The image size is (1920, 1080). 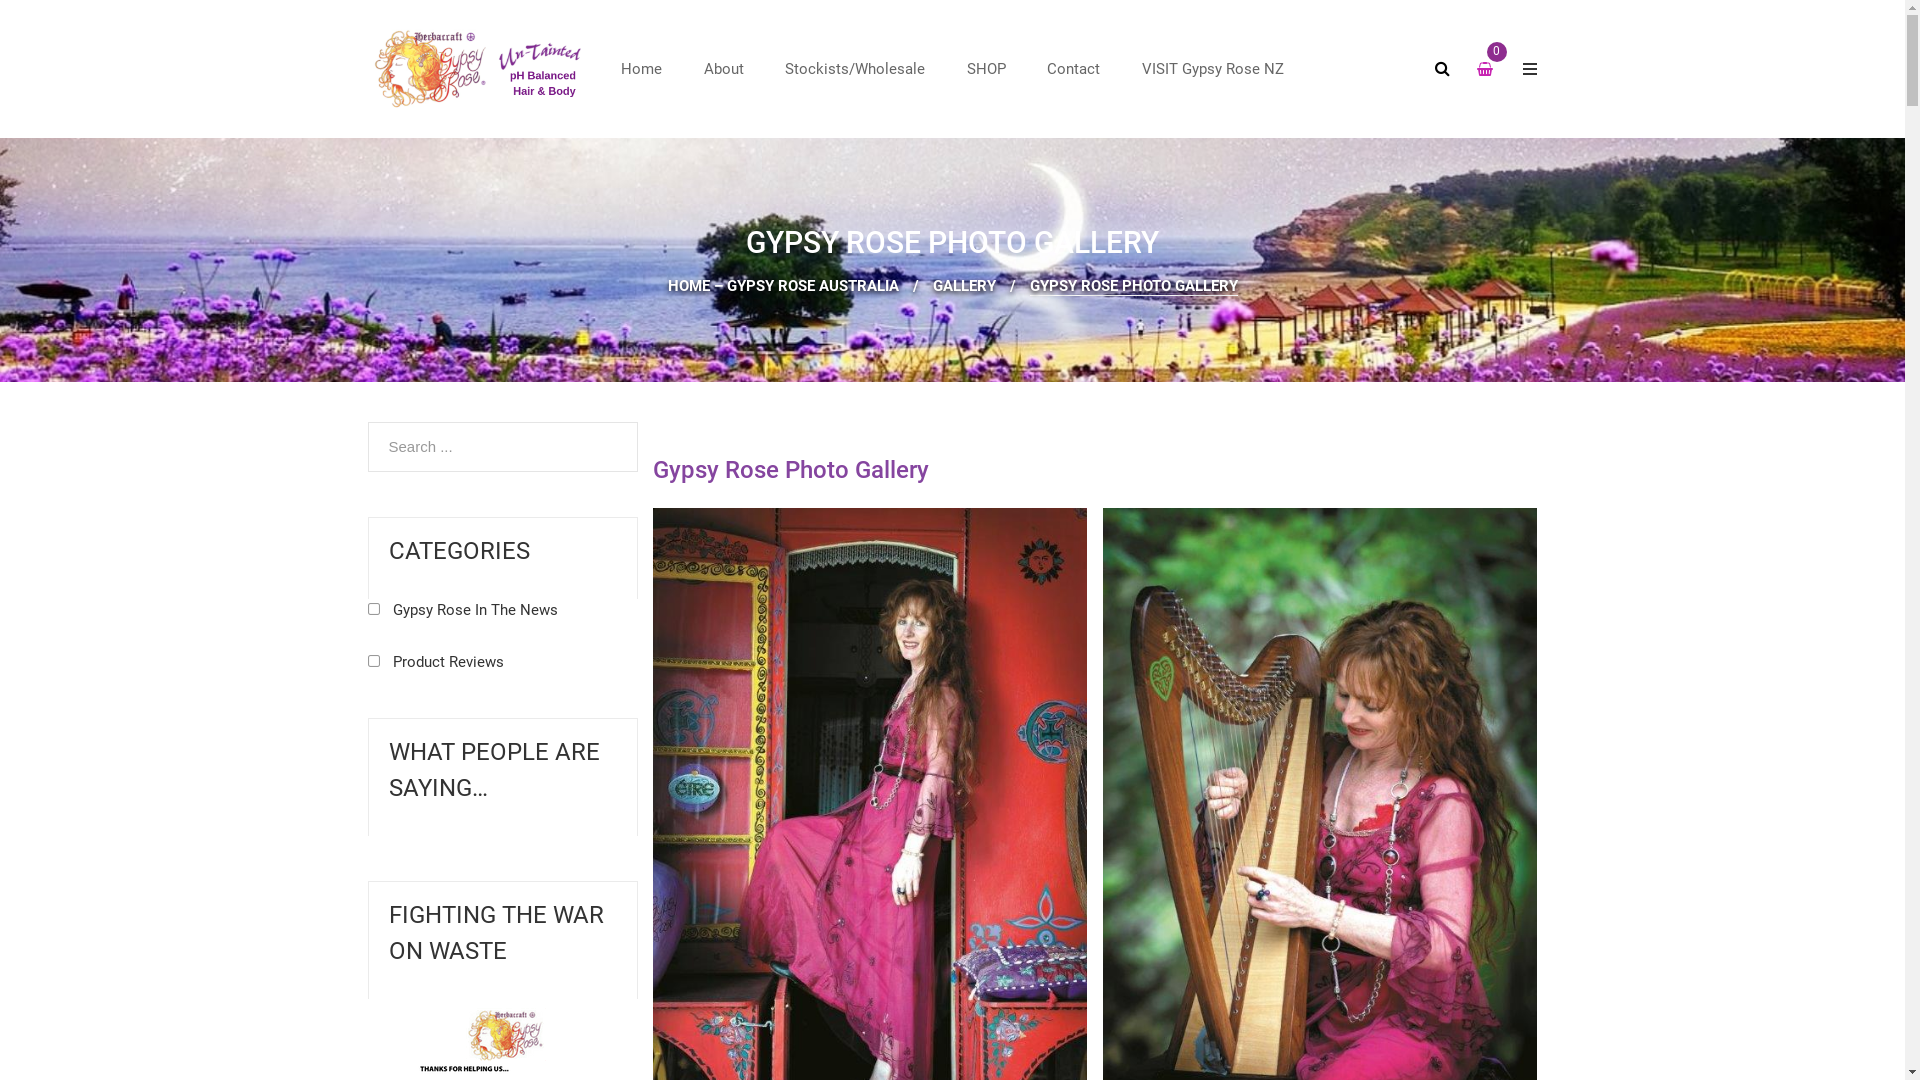 What do you see at coordinates (1123, 68) in the screenshot?
I see `'VISIT Gypsy Rose NZ'` at bounding box center [1123, 68].